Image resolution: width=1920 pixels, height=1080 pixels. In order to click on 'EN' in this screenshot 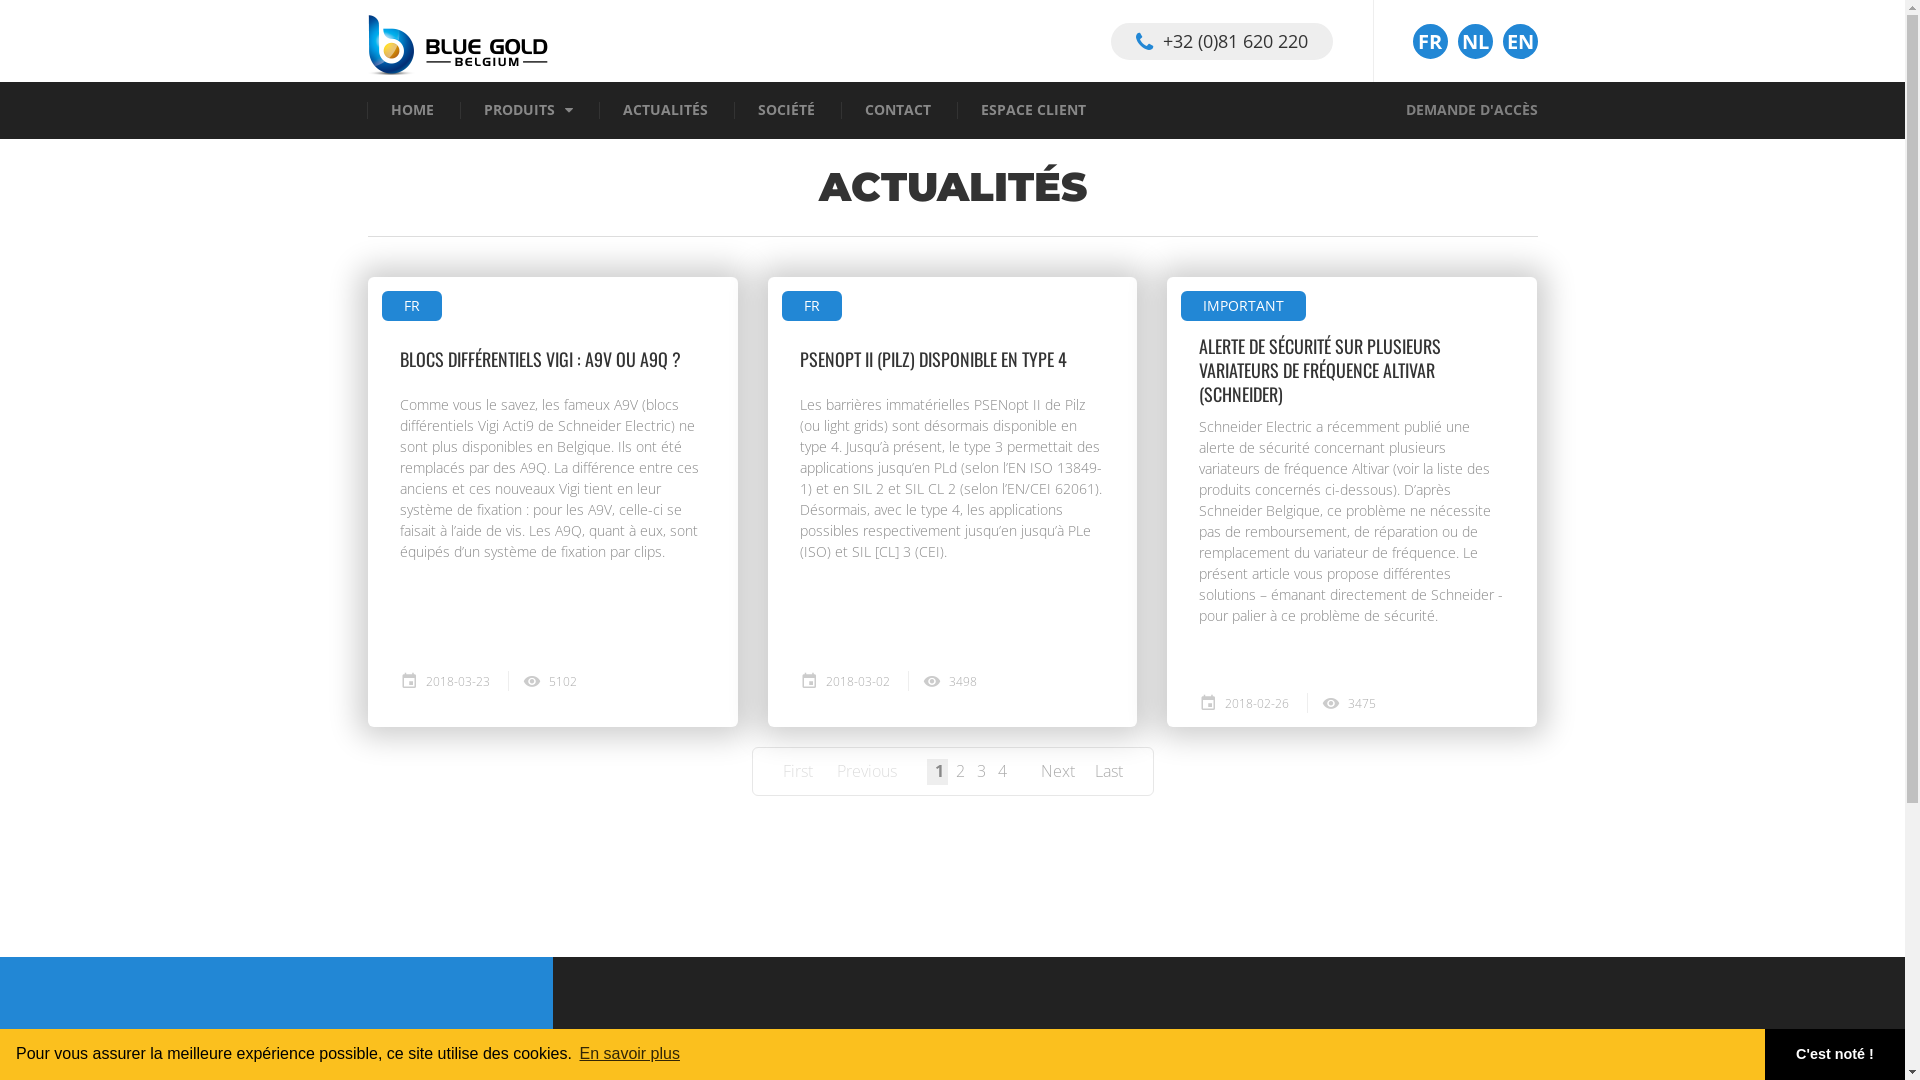, I will do `click(1519, 41)`.